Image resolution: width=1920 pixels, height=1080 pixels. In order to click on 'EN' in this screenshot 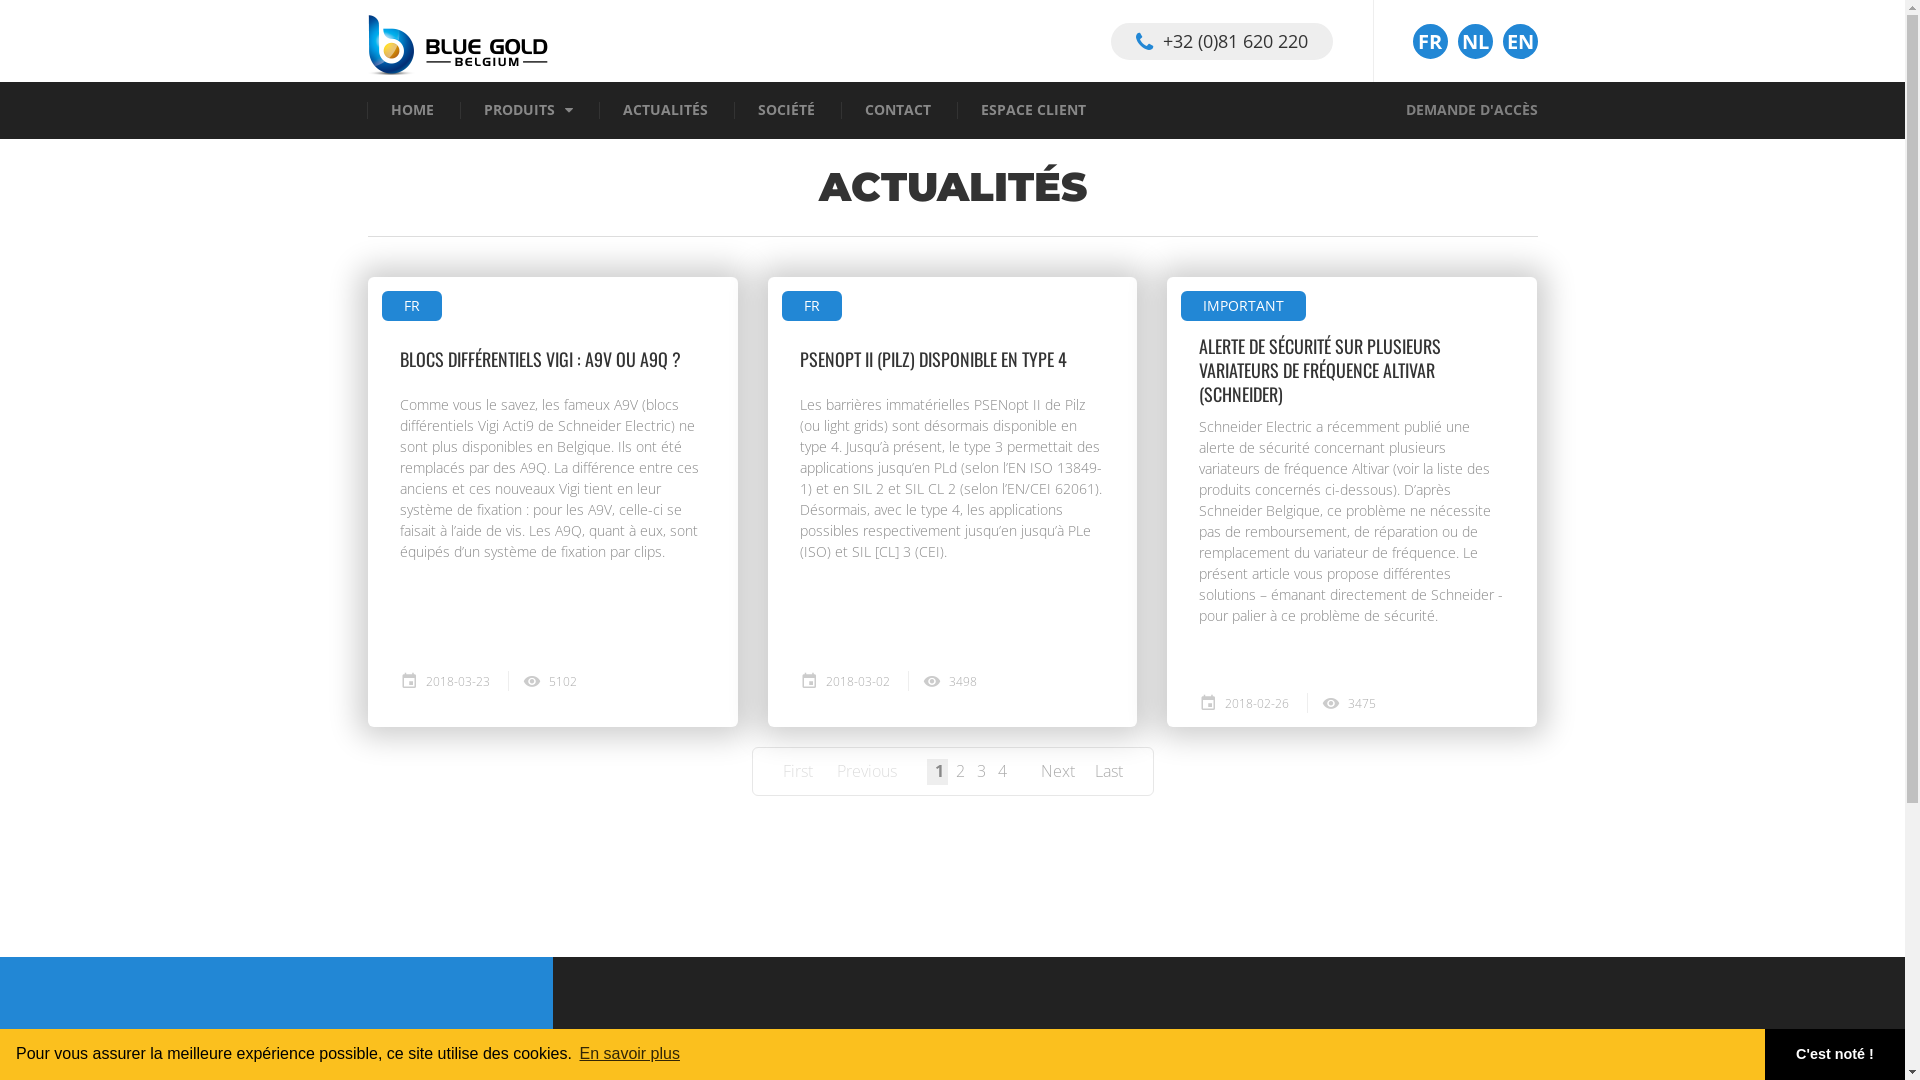, I will do `click(1519, 41)`.